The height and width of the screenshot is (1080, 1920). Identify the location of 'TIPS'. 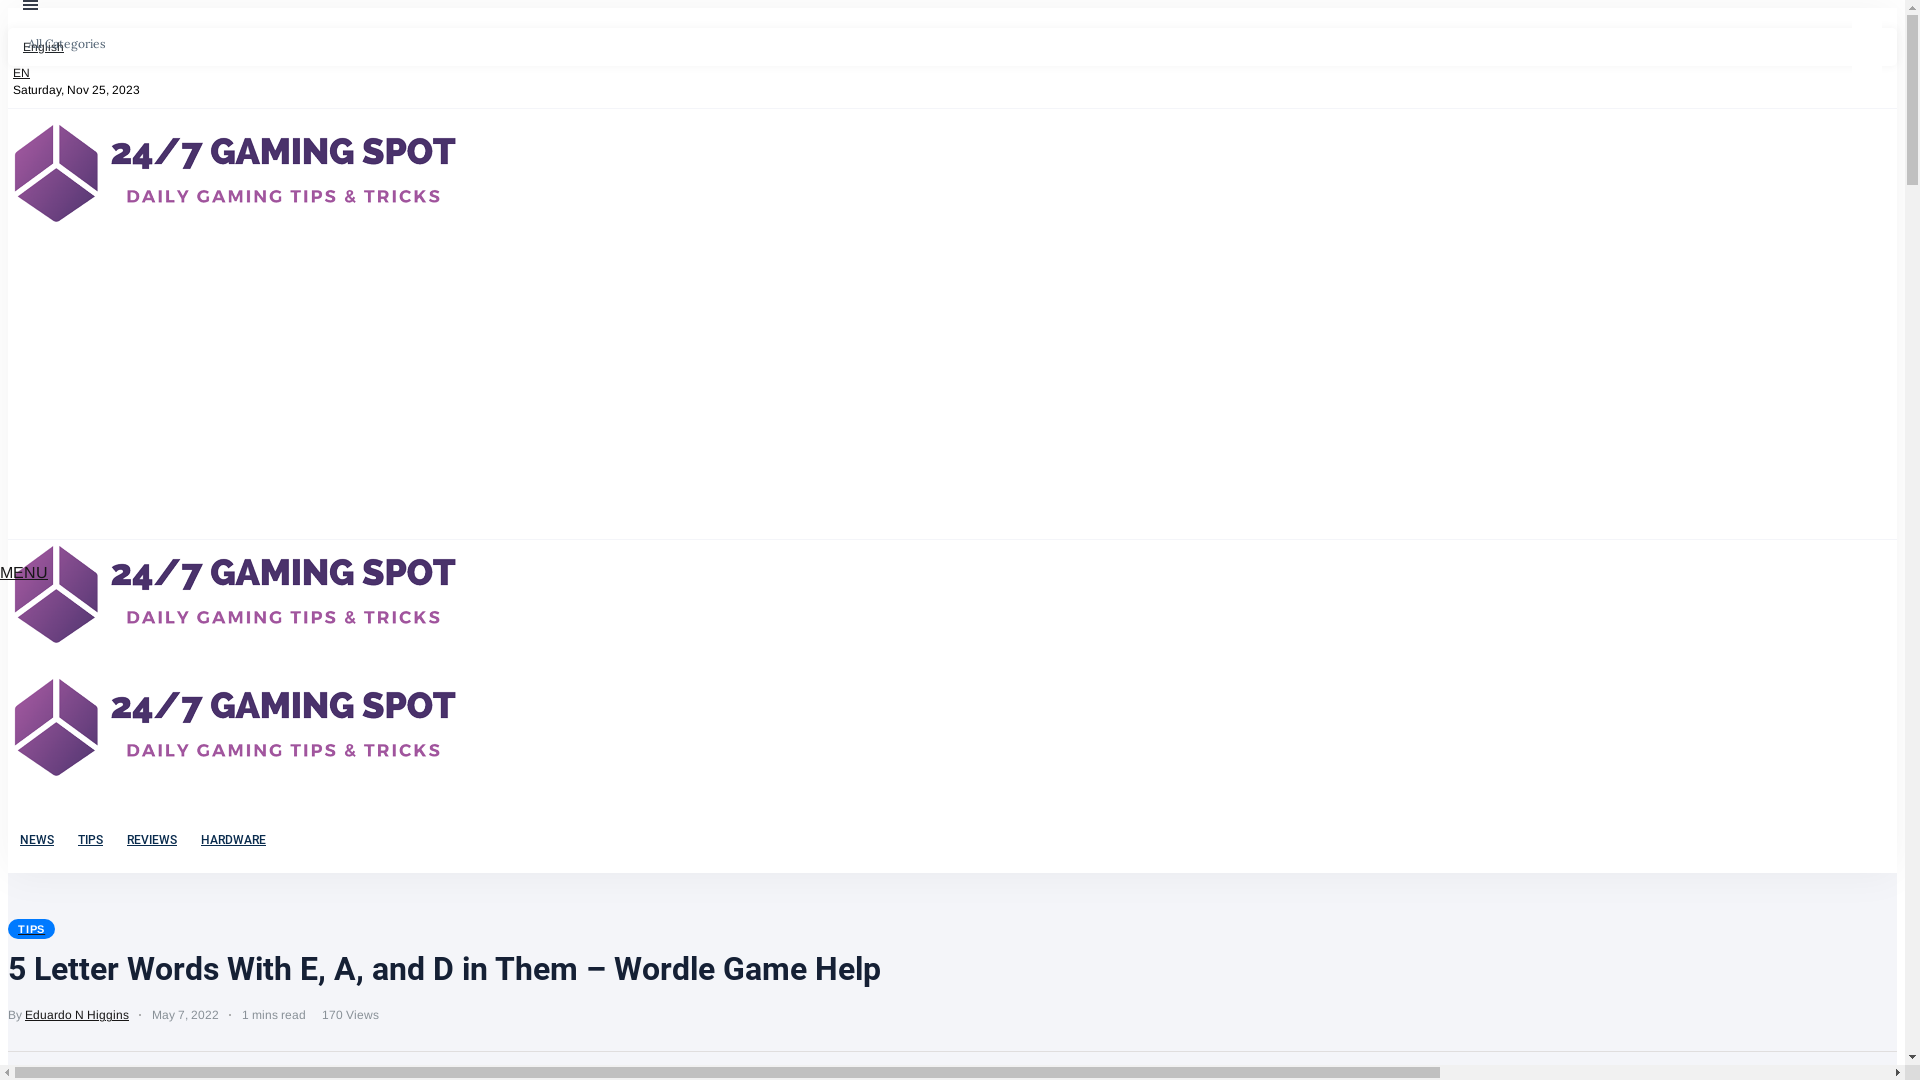
(89, 840).